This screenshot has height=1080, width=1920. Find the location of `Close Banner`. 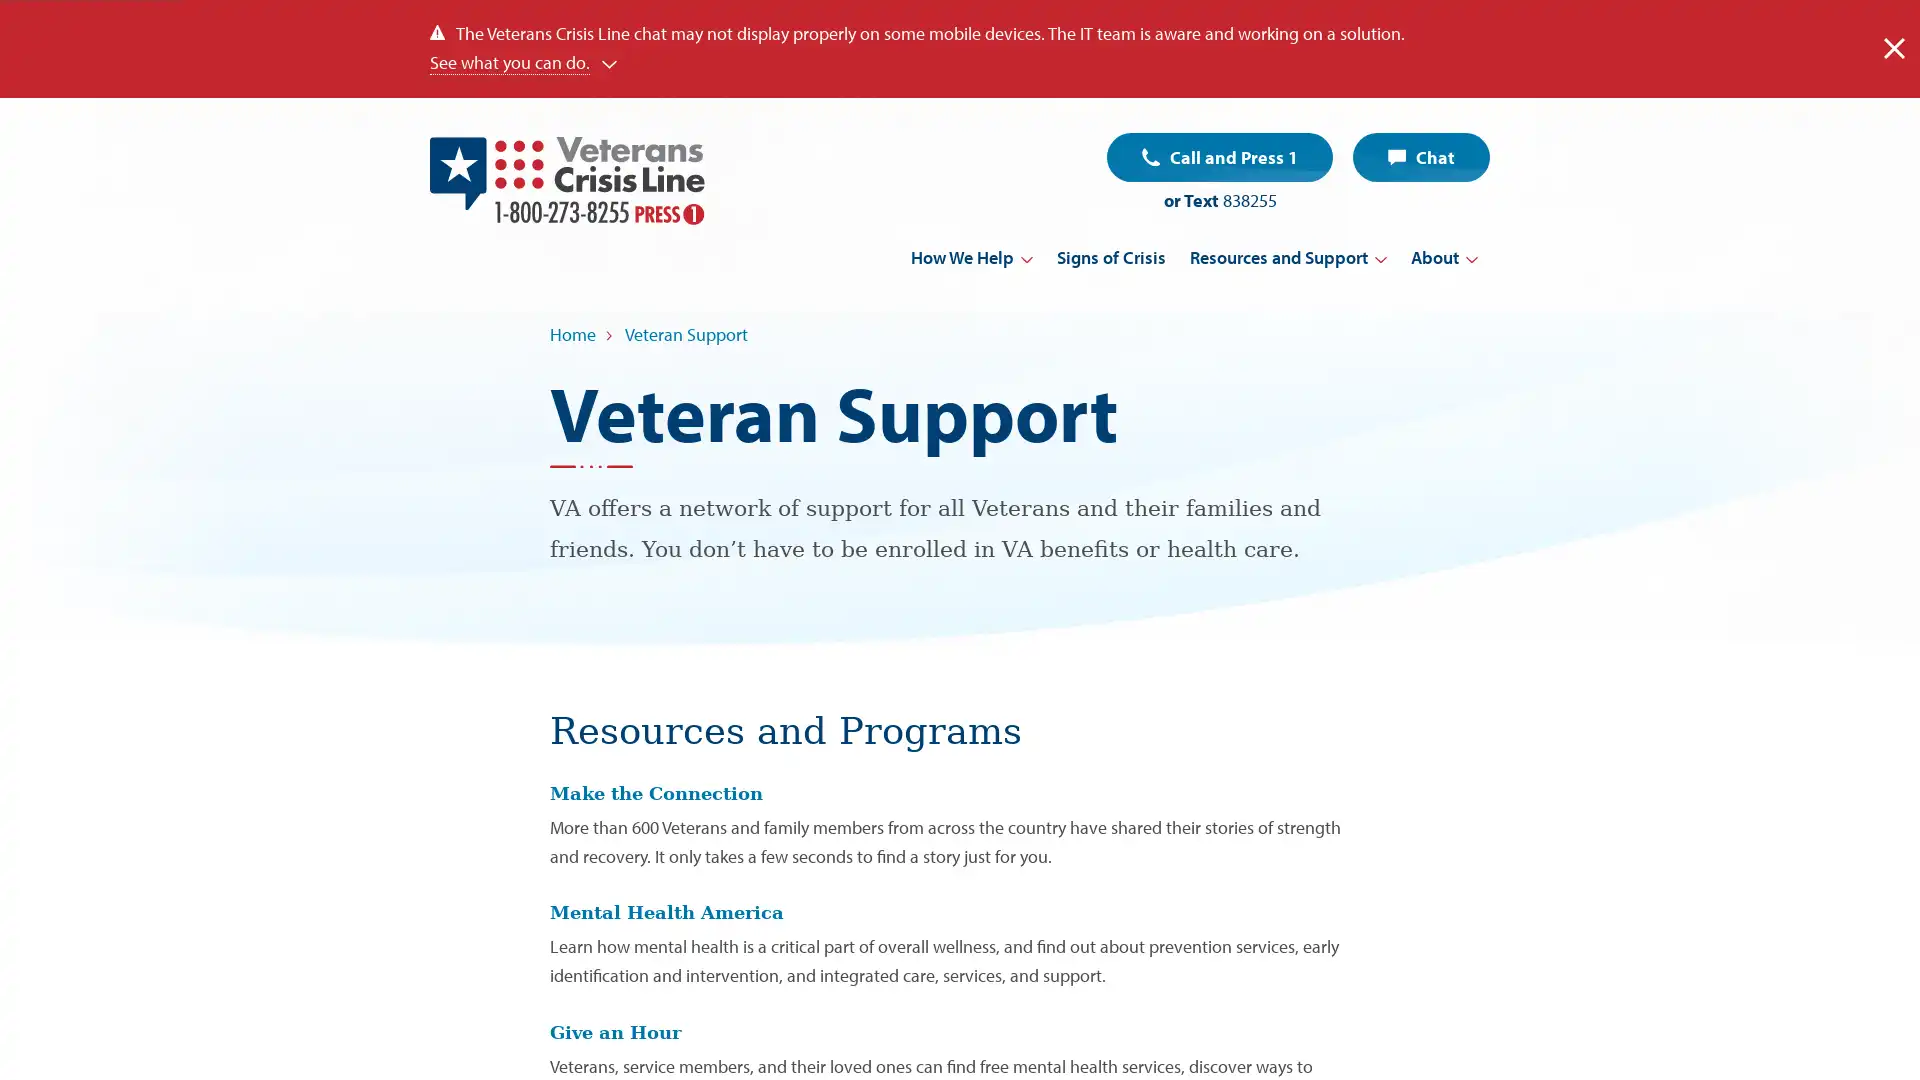

Close Banner is located at coordinates (1893, 47).